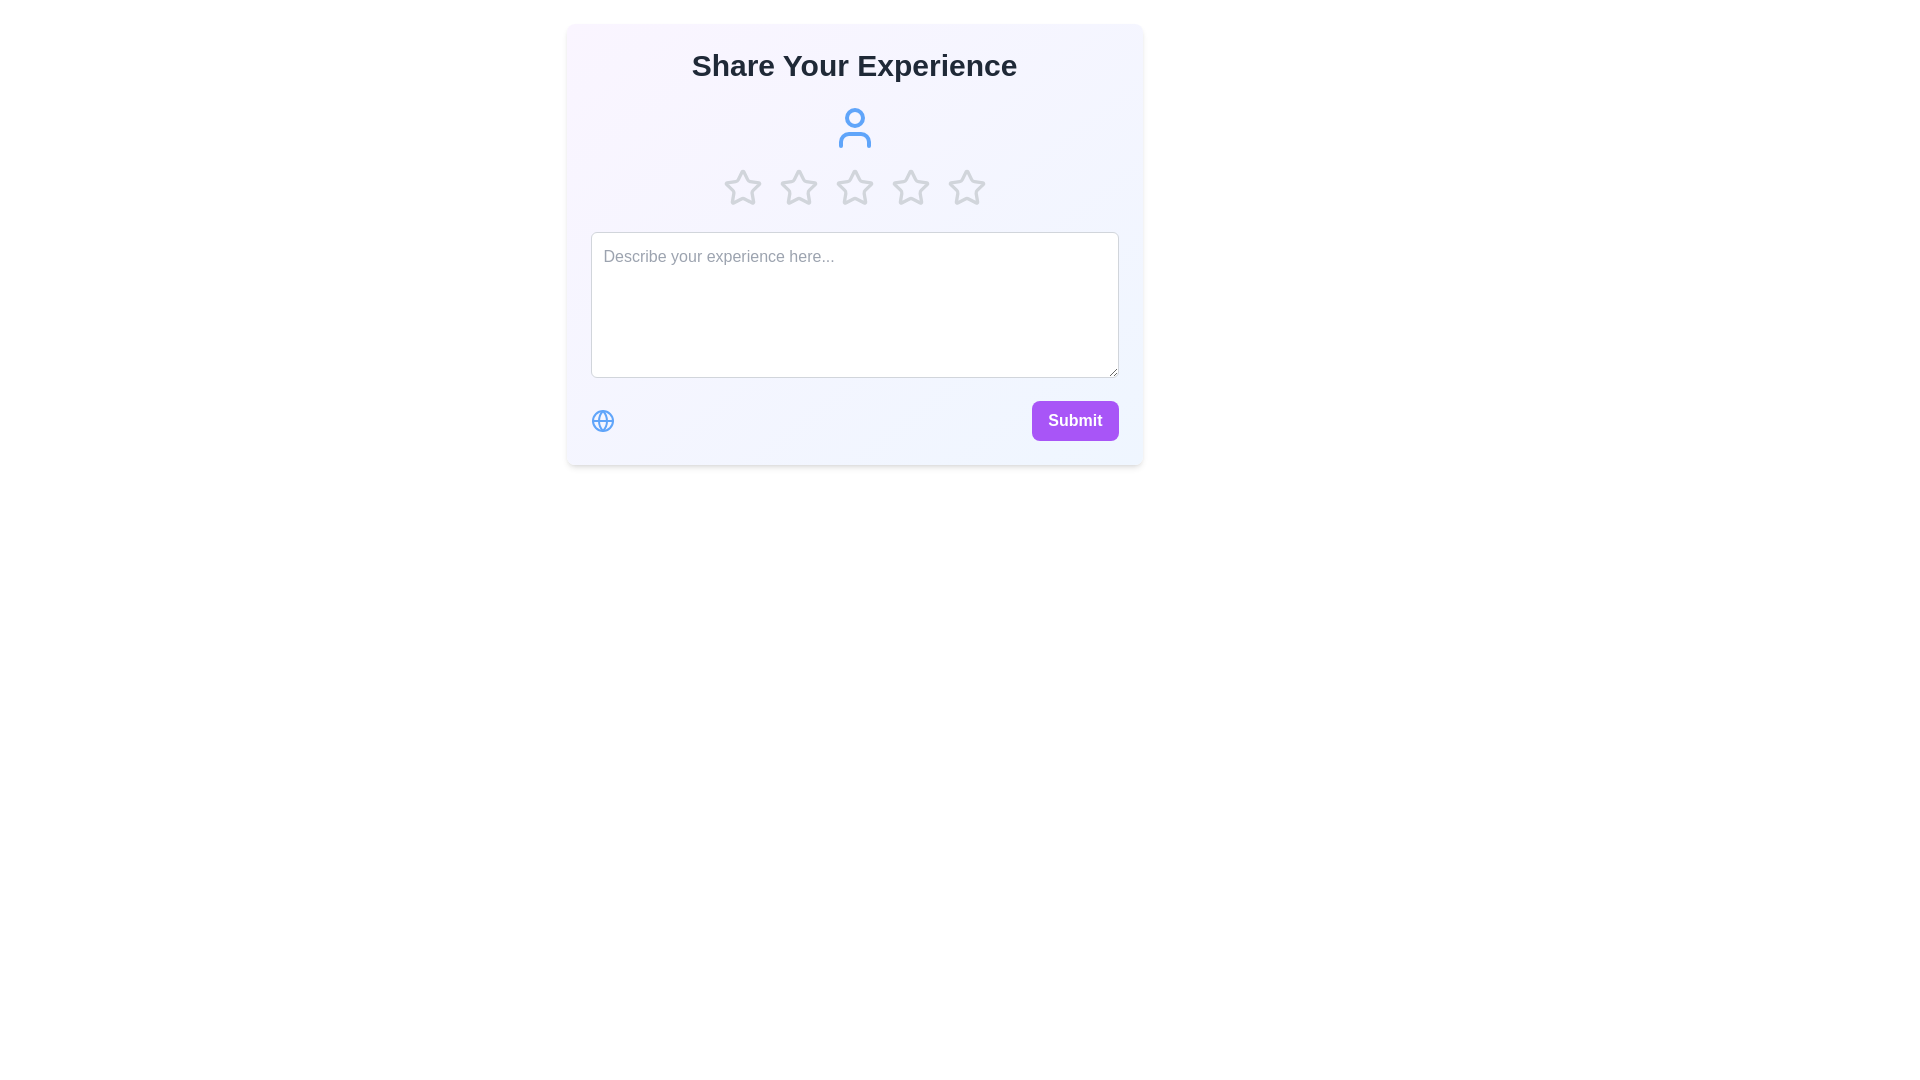 The image size is (1920, 1080). What do you see at coordinates (854, 127) in the screenshot?
I see `the user icon, which is a circular head and abstract humanoid body with a blue outline, located in the 'Share Your Experience' section at the top of the interface` at bounding box center [854, 127].